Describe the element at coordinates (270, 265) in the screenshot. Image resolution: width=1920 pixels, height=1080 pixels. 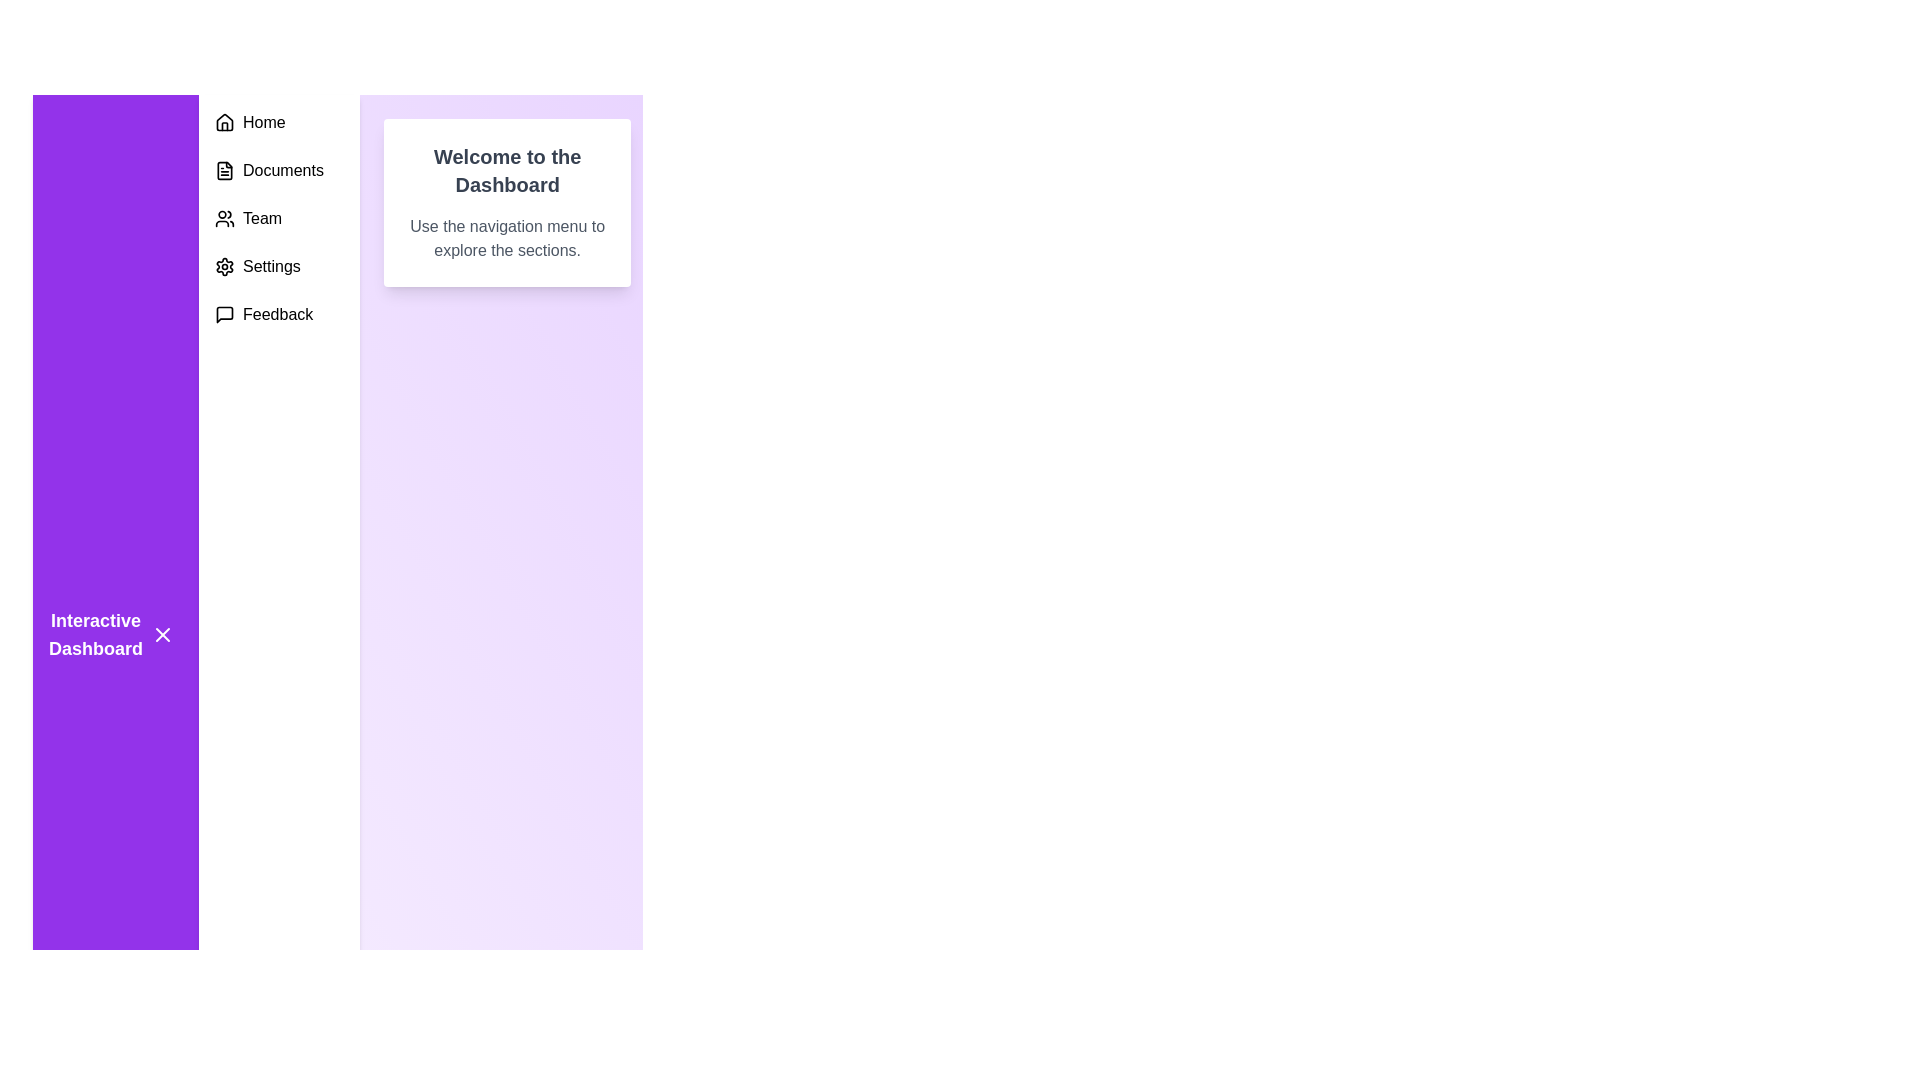
I see `the fourth item in the vertical navigation menu, which is a text label indicating a navigation option` at that location.